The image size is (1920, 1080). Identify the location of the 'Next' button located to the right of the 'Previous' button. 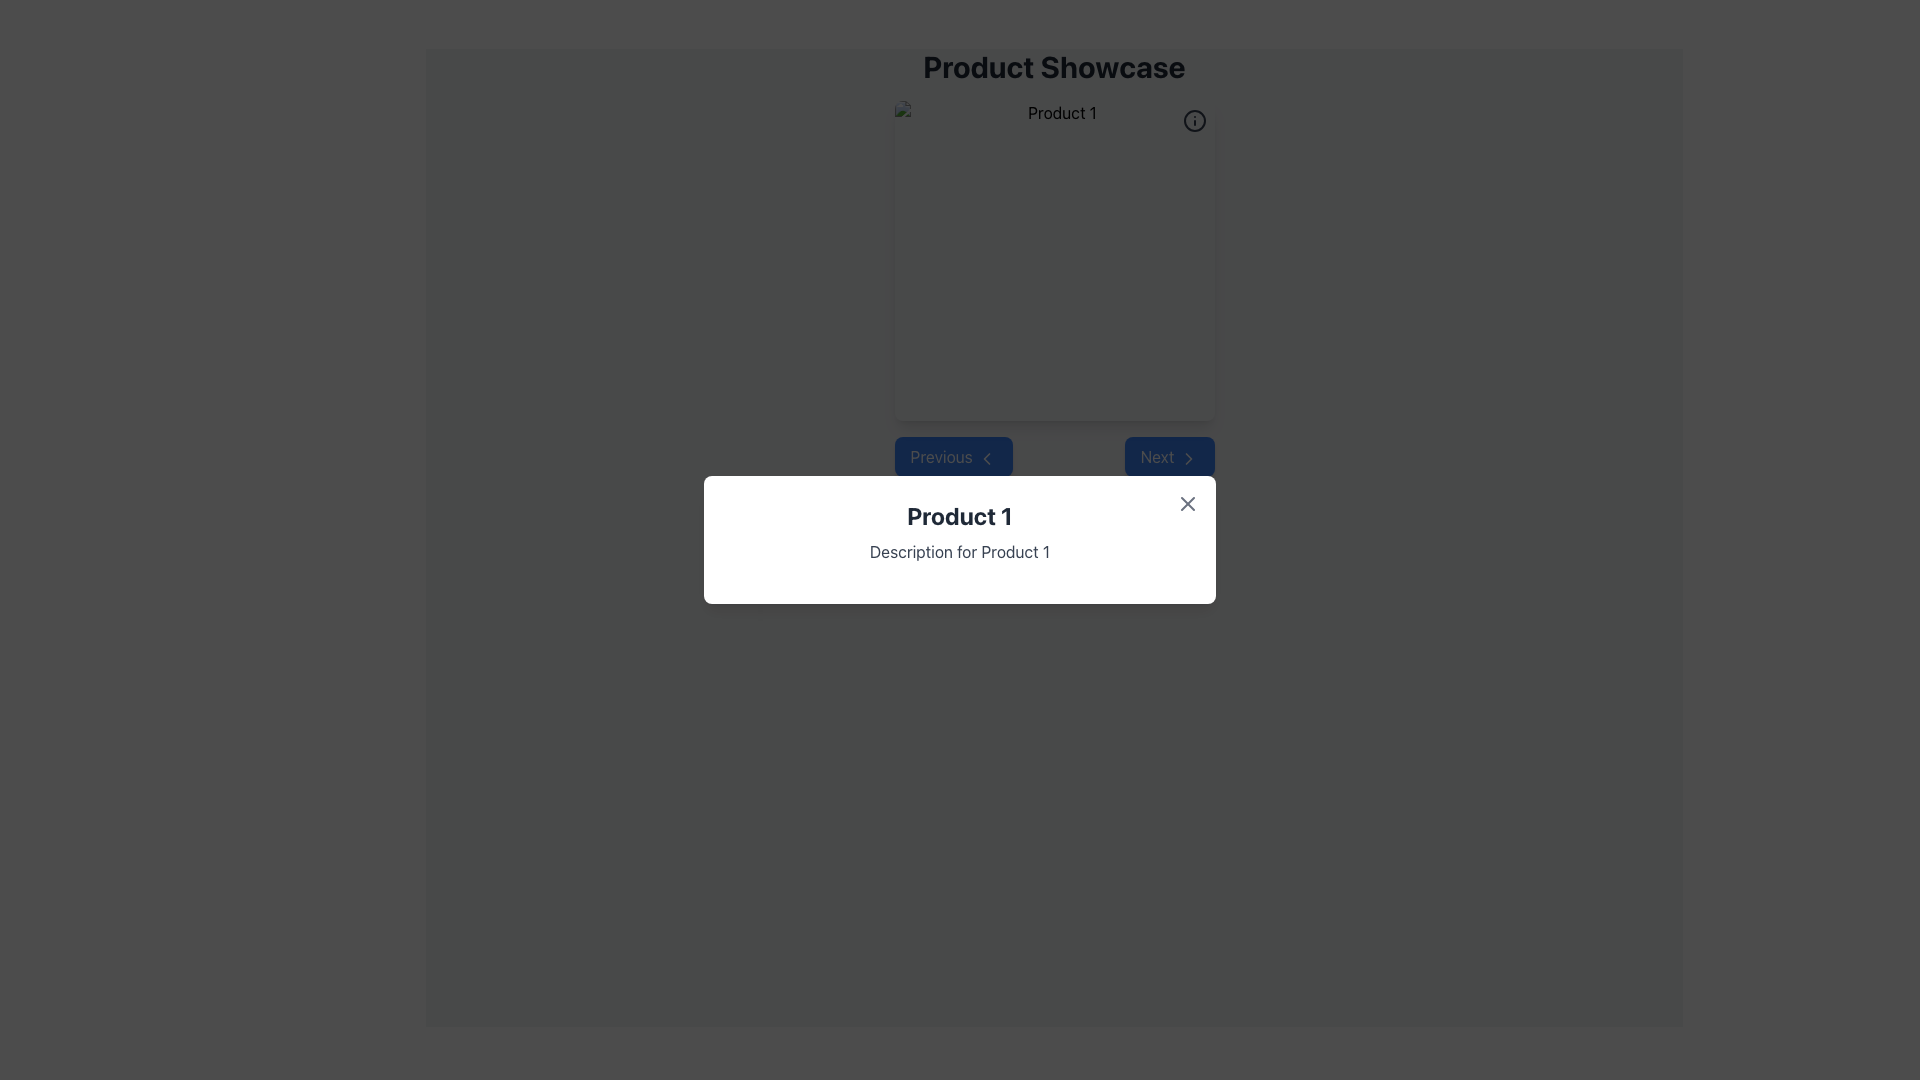
(1169, 456).